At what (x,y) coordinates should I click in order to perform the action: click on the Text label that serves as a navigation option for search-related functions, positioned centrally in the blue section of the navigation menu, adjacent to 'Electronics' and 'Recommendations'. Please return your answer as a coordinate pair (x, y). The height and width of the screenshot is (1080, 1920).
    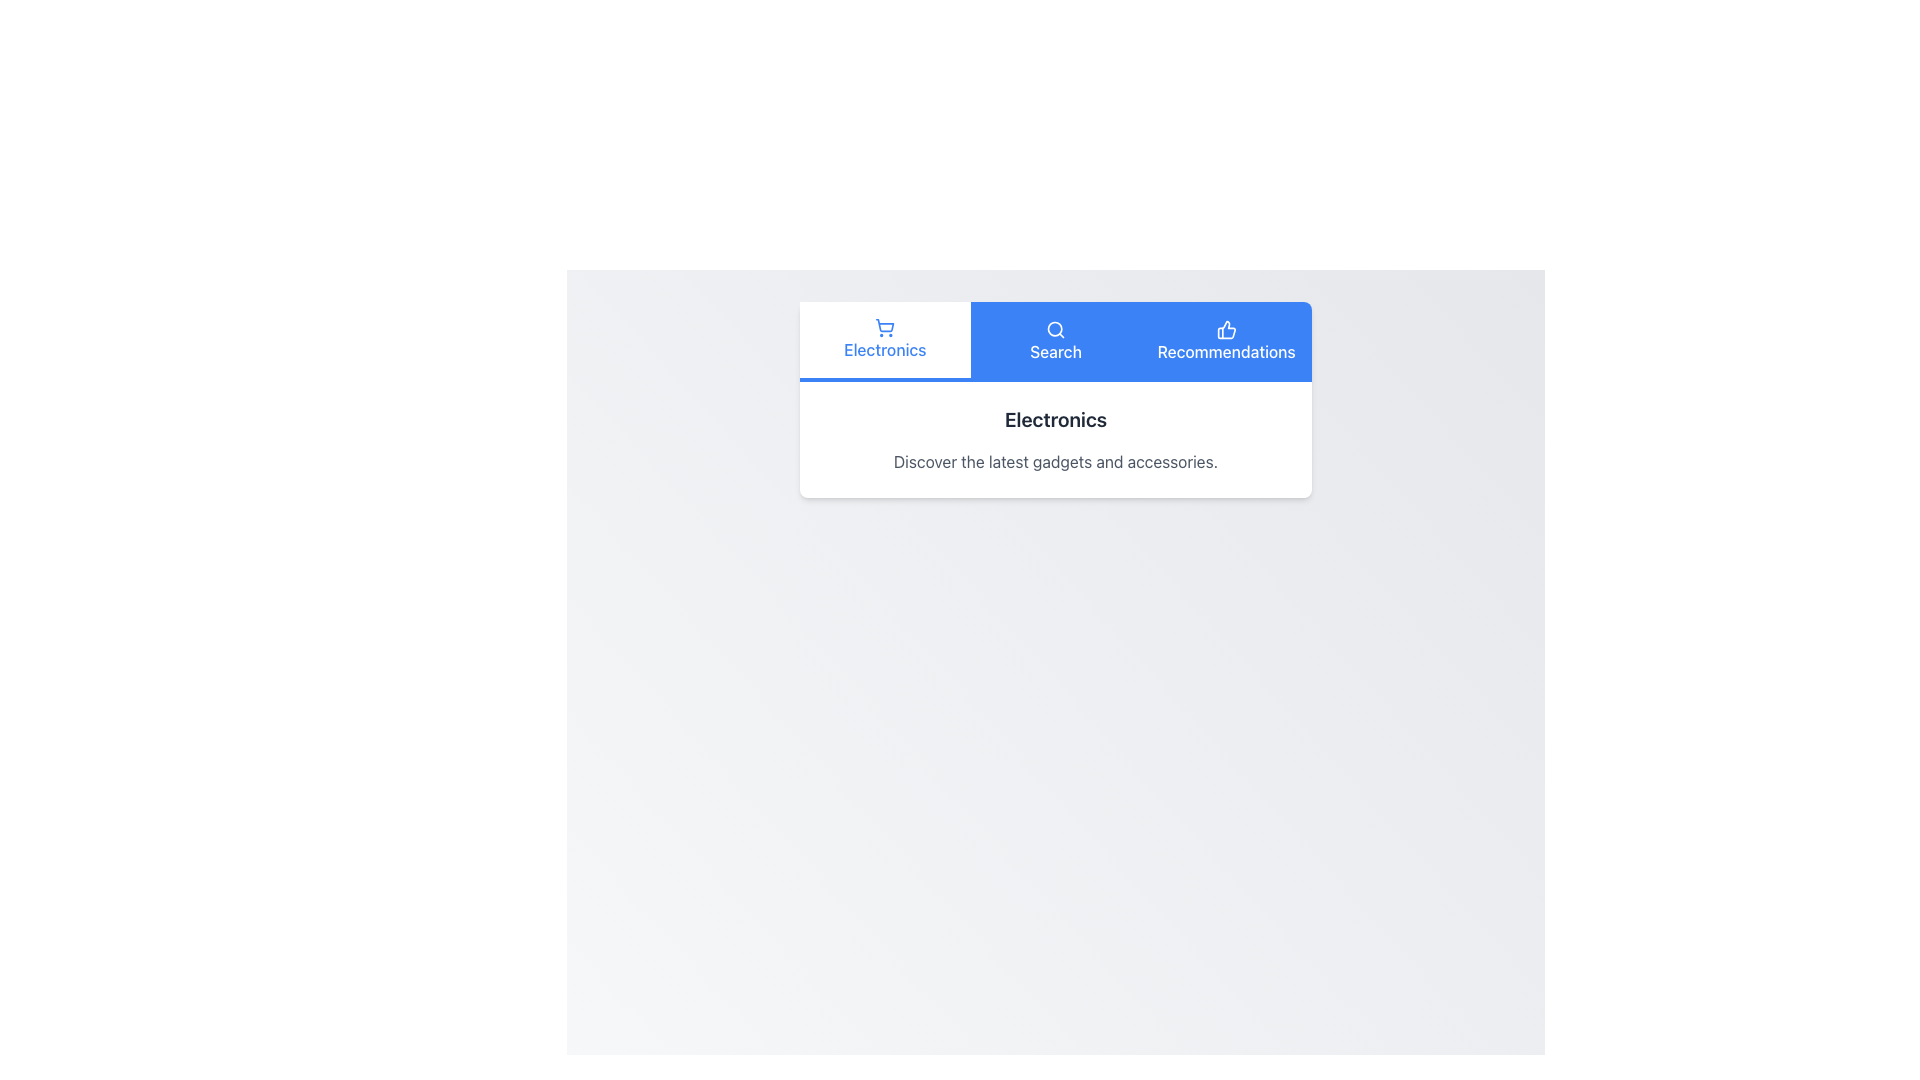
    Looking at the image, I should click on (1055, 350).